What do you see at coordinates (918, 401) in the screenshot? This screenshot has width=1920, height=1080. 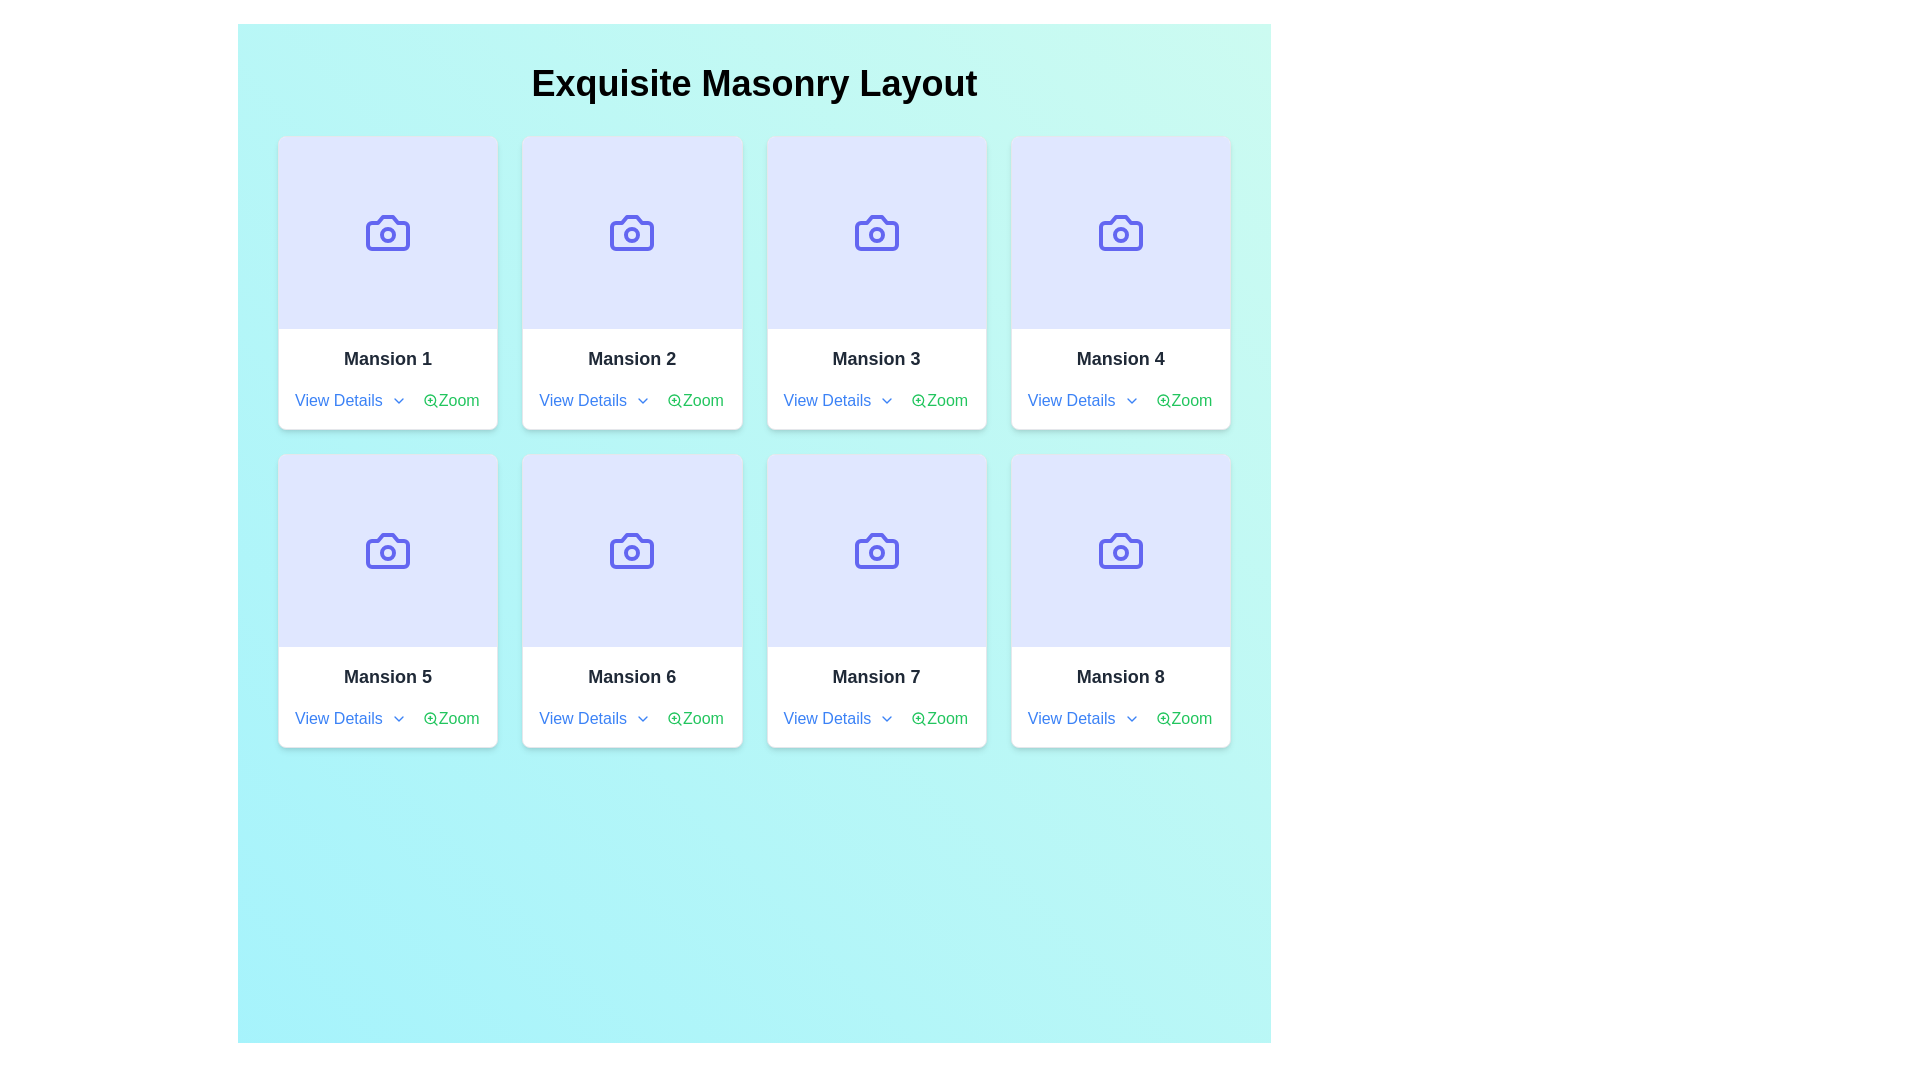 I see `the zoom icon located to the left of the 'Zoom' text below the image and title of 'Mansion 3' to zoom in` at bounding box center [918, 401].